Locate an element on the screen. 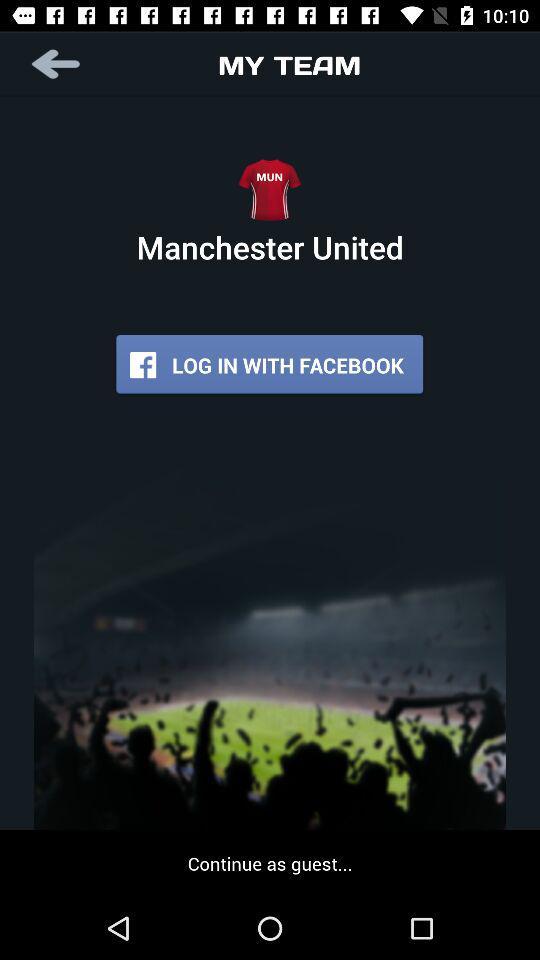  icon below log in with is located at coordinates (270, 862).